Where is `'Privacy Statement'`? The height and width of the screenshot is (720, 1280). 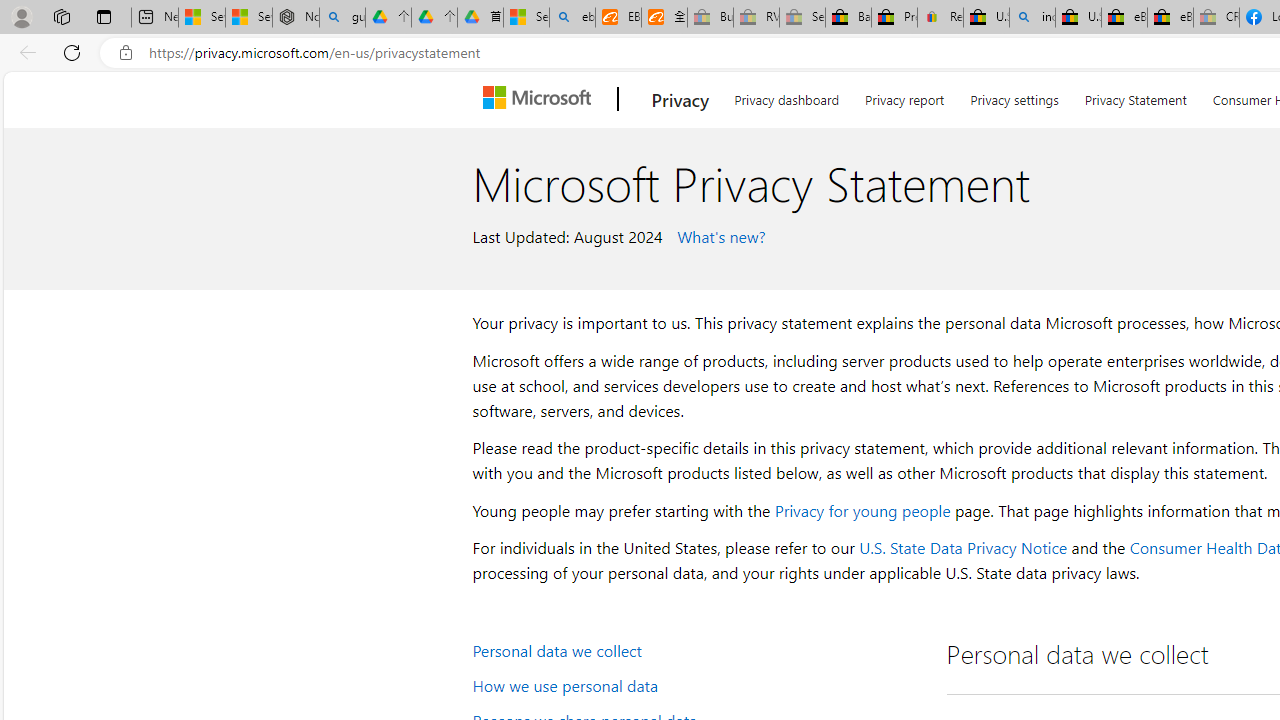 'Privacy Statement' is located at coordinates (1136, 96).